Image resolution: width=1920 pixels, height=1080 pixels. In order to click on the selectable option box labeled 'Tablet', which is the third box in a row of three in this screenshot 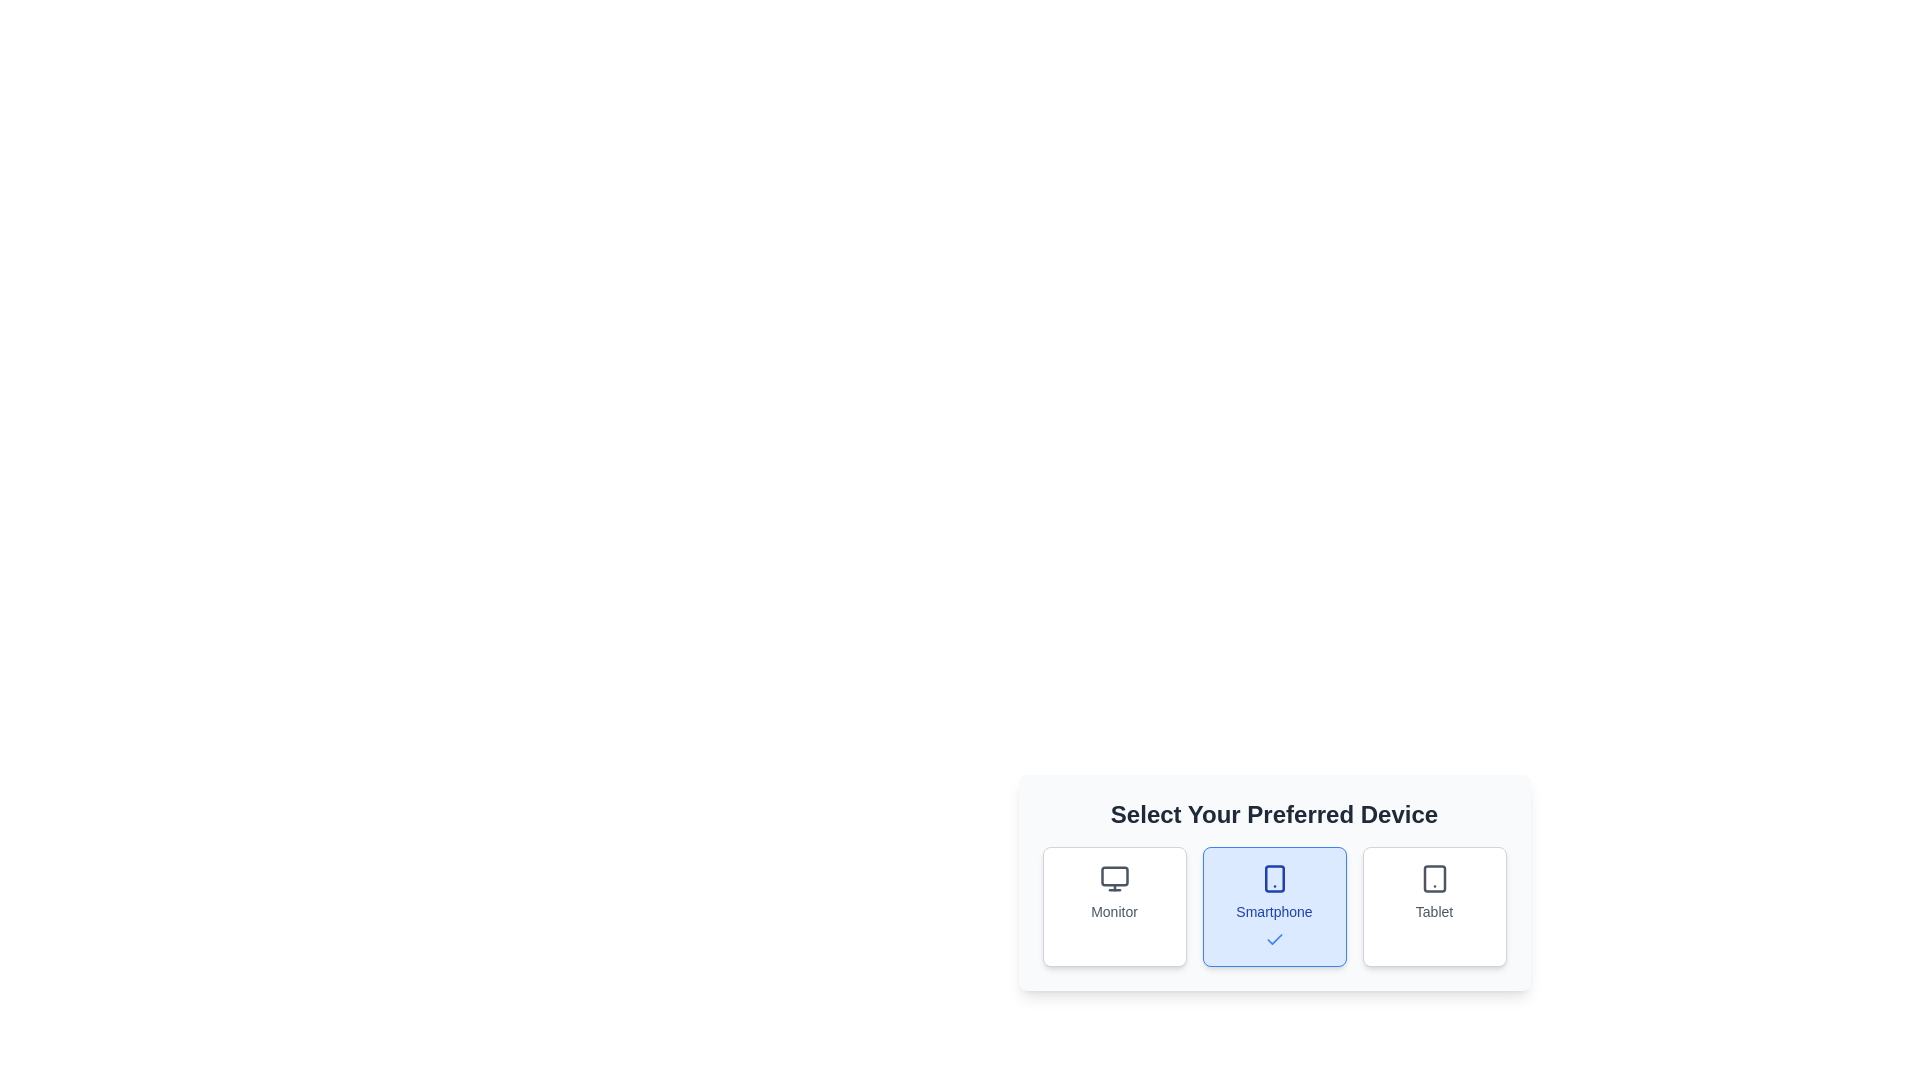, I will do `click(1433, 906)`.